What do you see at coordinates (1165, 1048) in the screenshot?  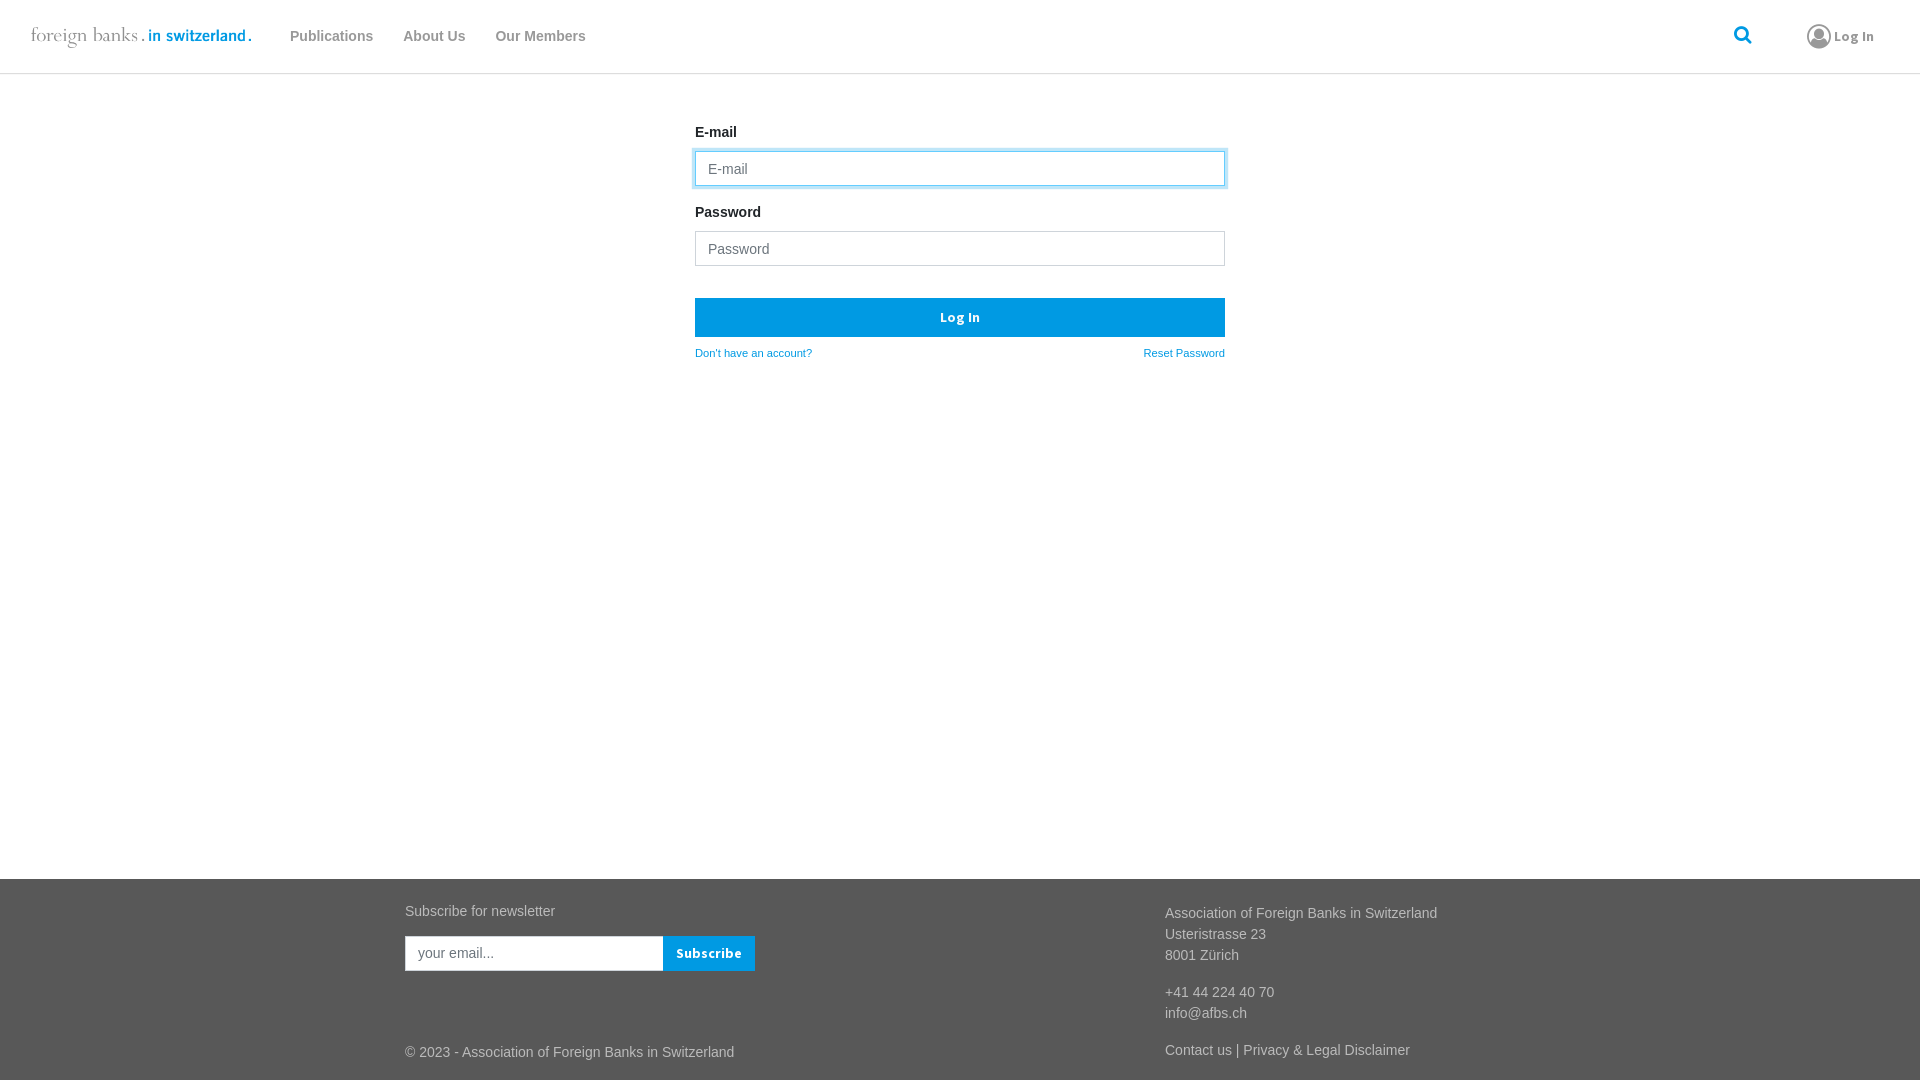 I see `'Contact us'` at bounding box center [1165, 1048].